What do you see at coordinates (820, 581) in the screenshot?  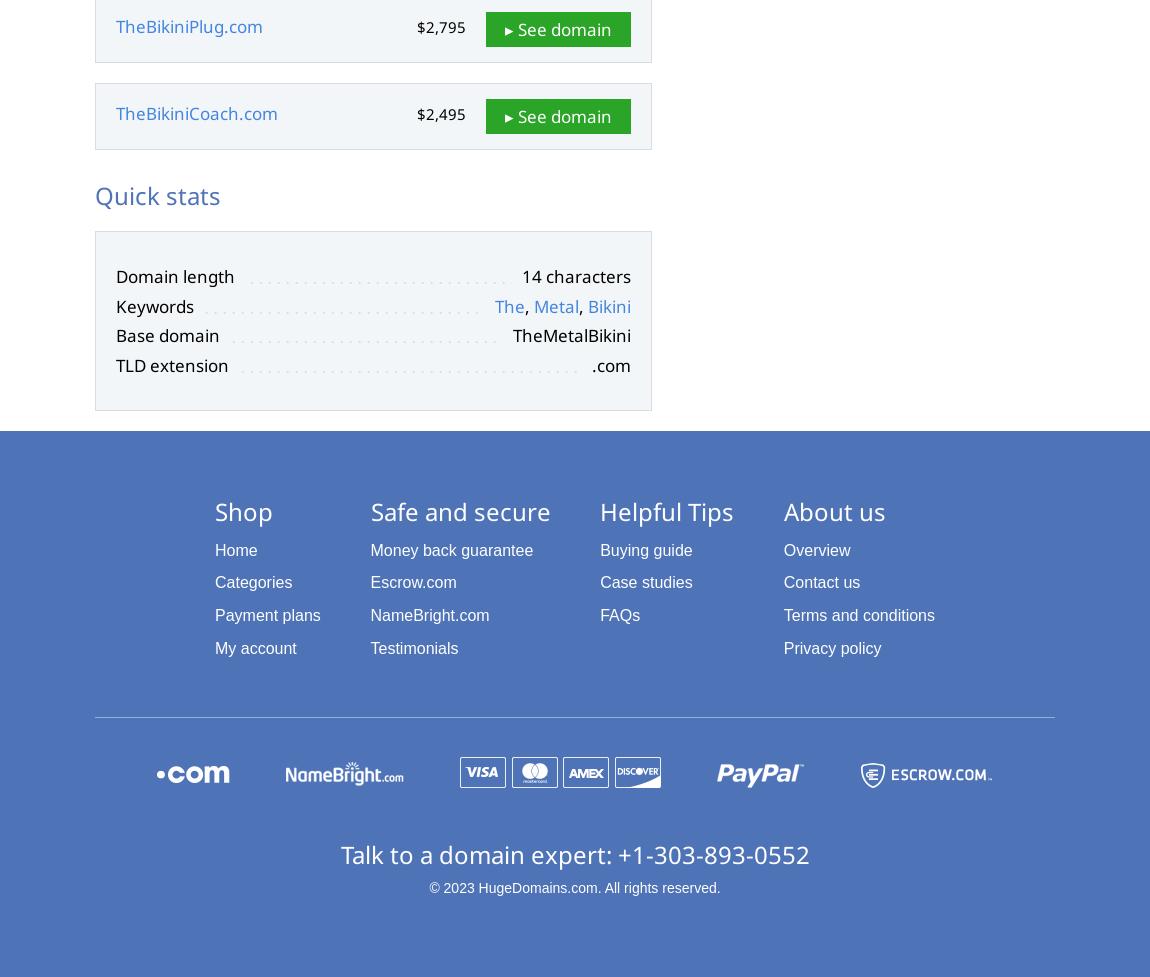 I see `'Contact us'` at bounding box center [820, 581].